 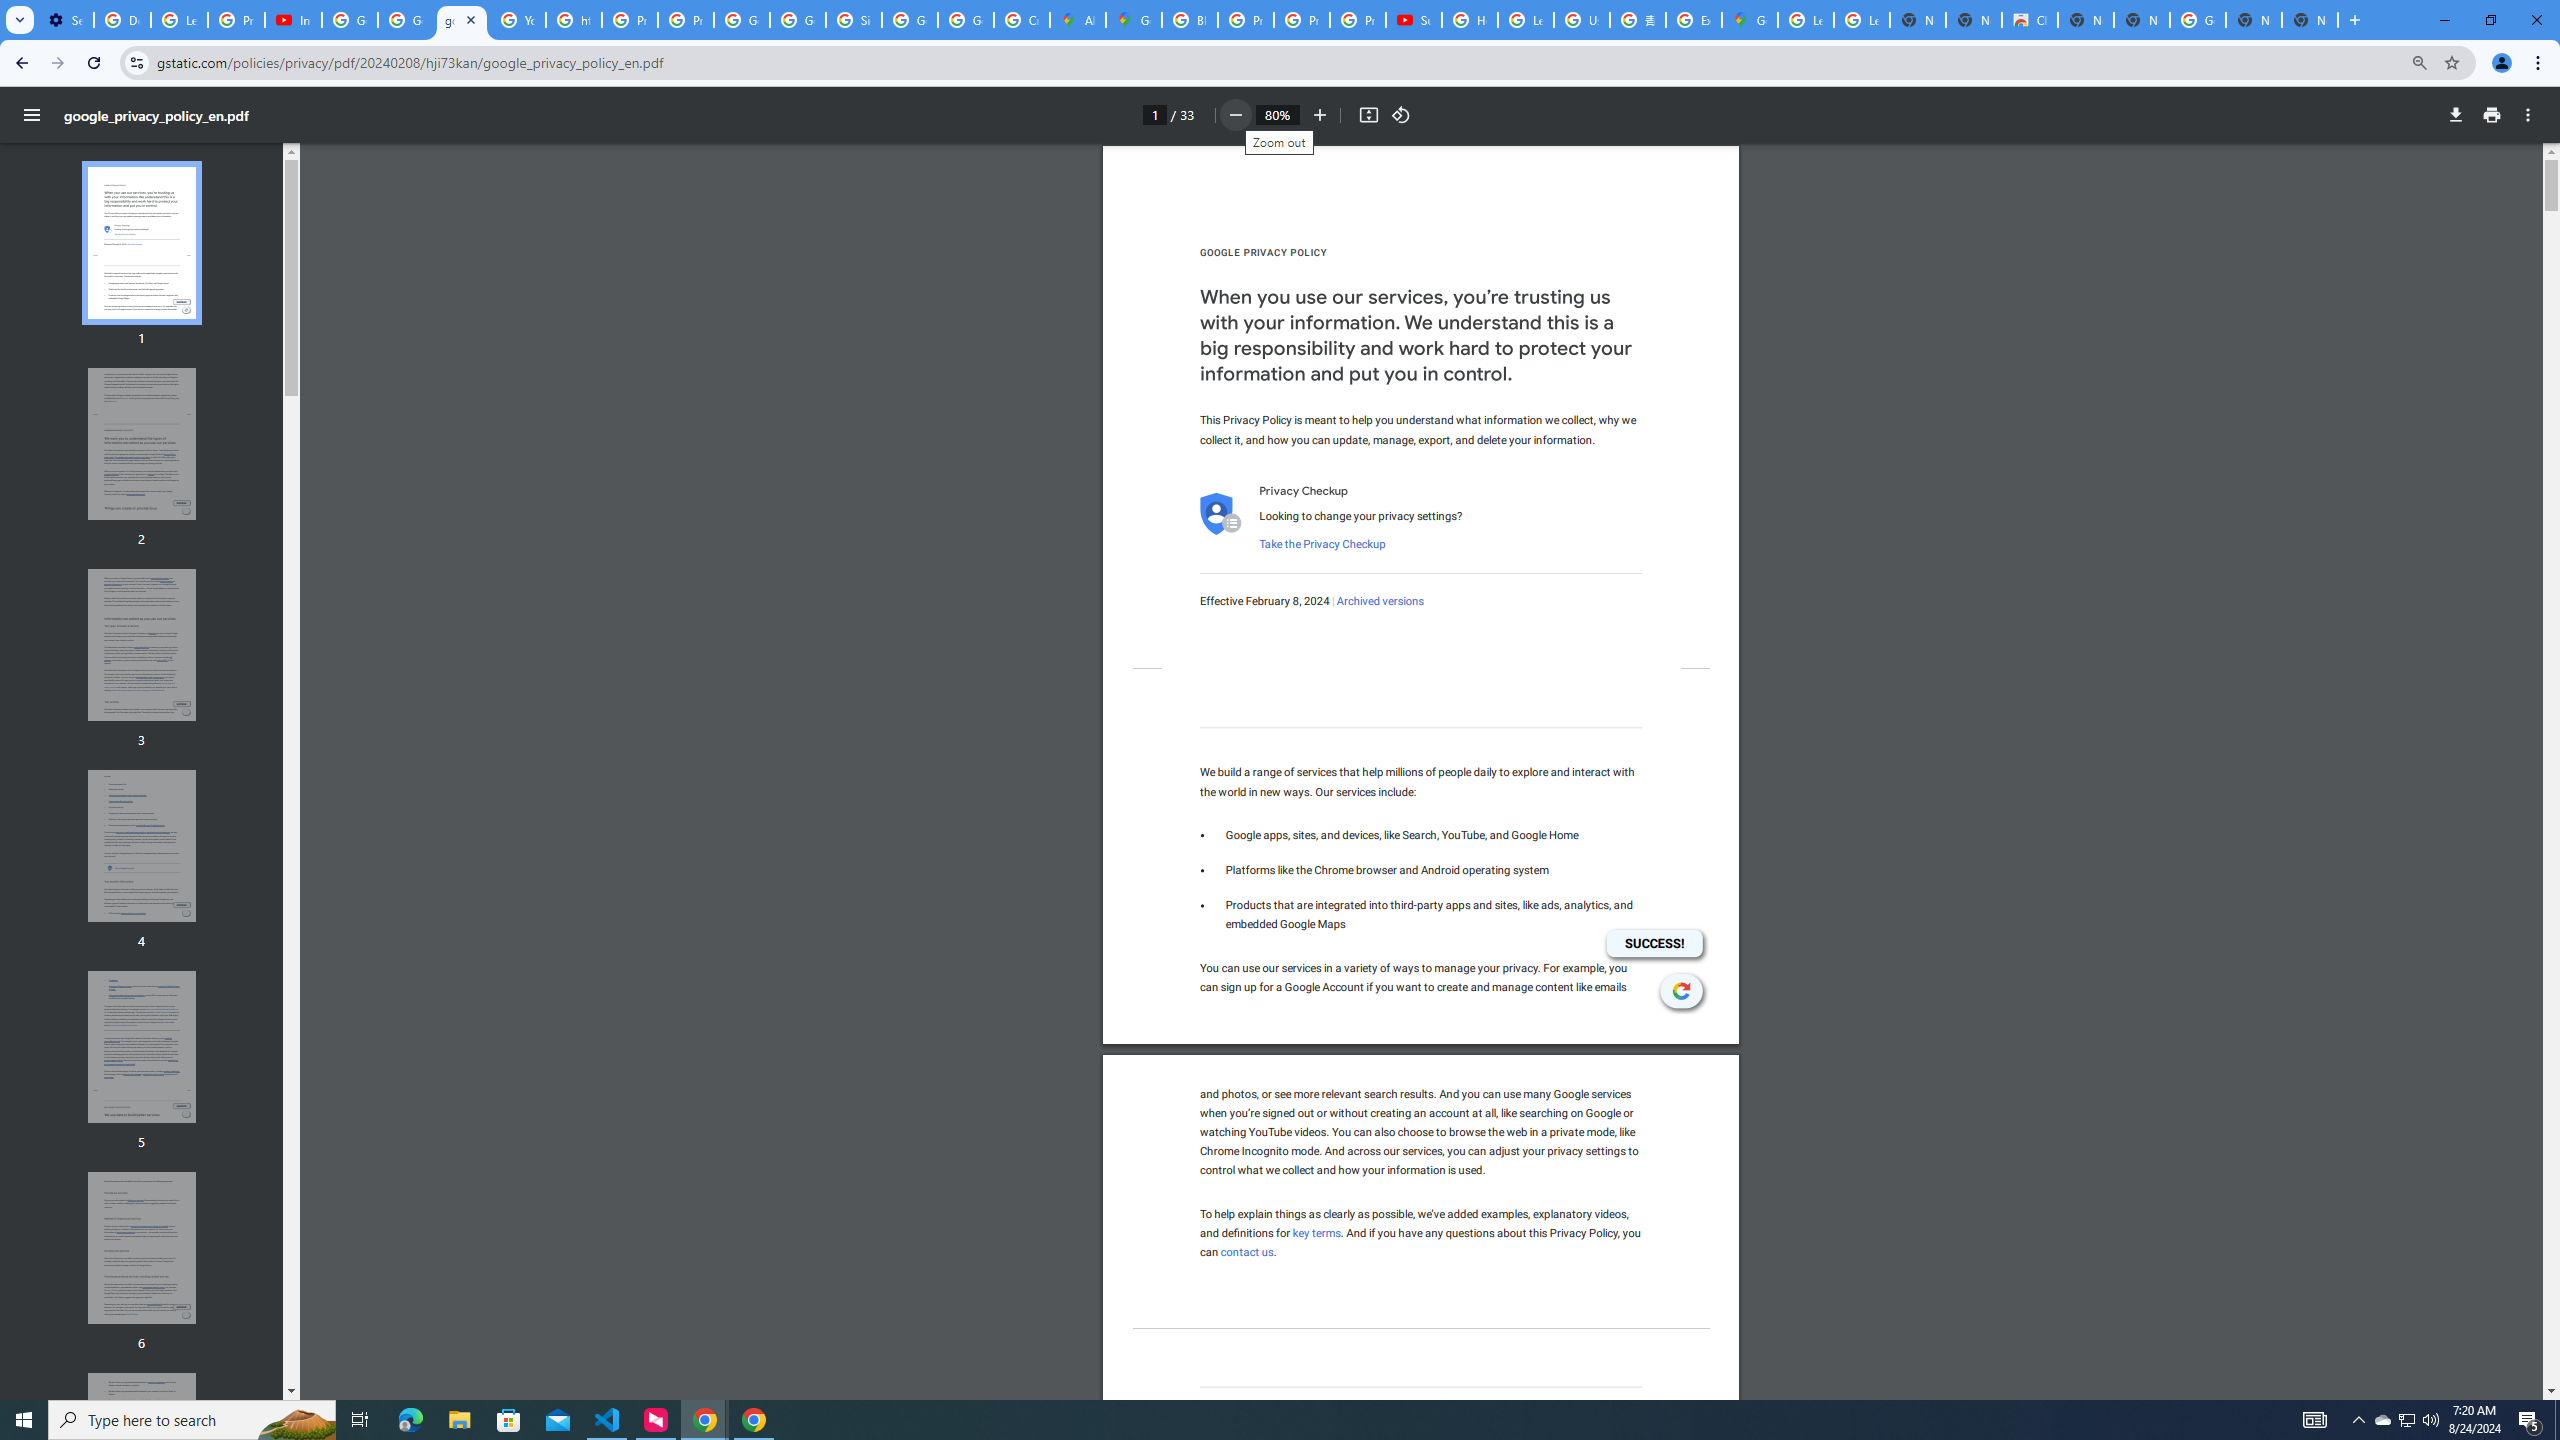 What do you see at coordinates (2030, 19) in the screenshot?
I see `'Chrome Web Store'` at bounding box center [2030, 19].